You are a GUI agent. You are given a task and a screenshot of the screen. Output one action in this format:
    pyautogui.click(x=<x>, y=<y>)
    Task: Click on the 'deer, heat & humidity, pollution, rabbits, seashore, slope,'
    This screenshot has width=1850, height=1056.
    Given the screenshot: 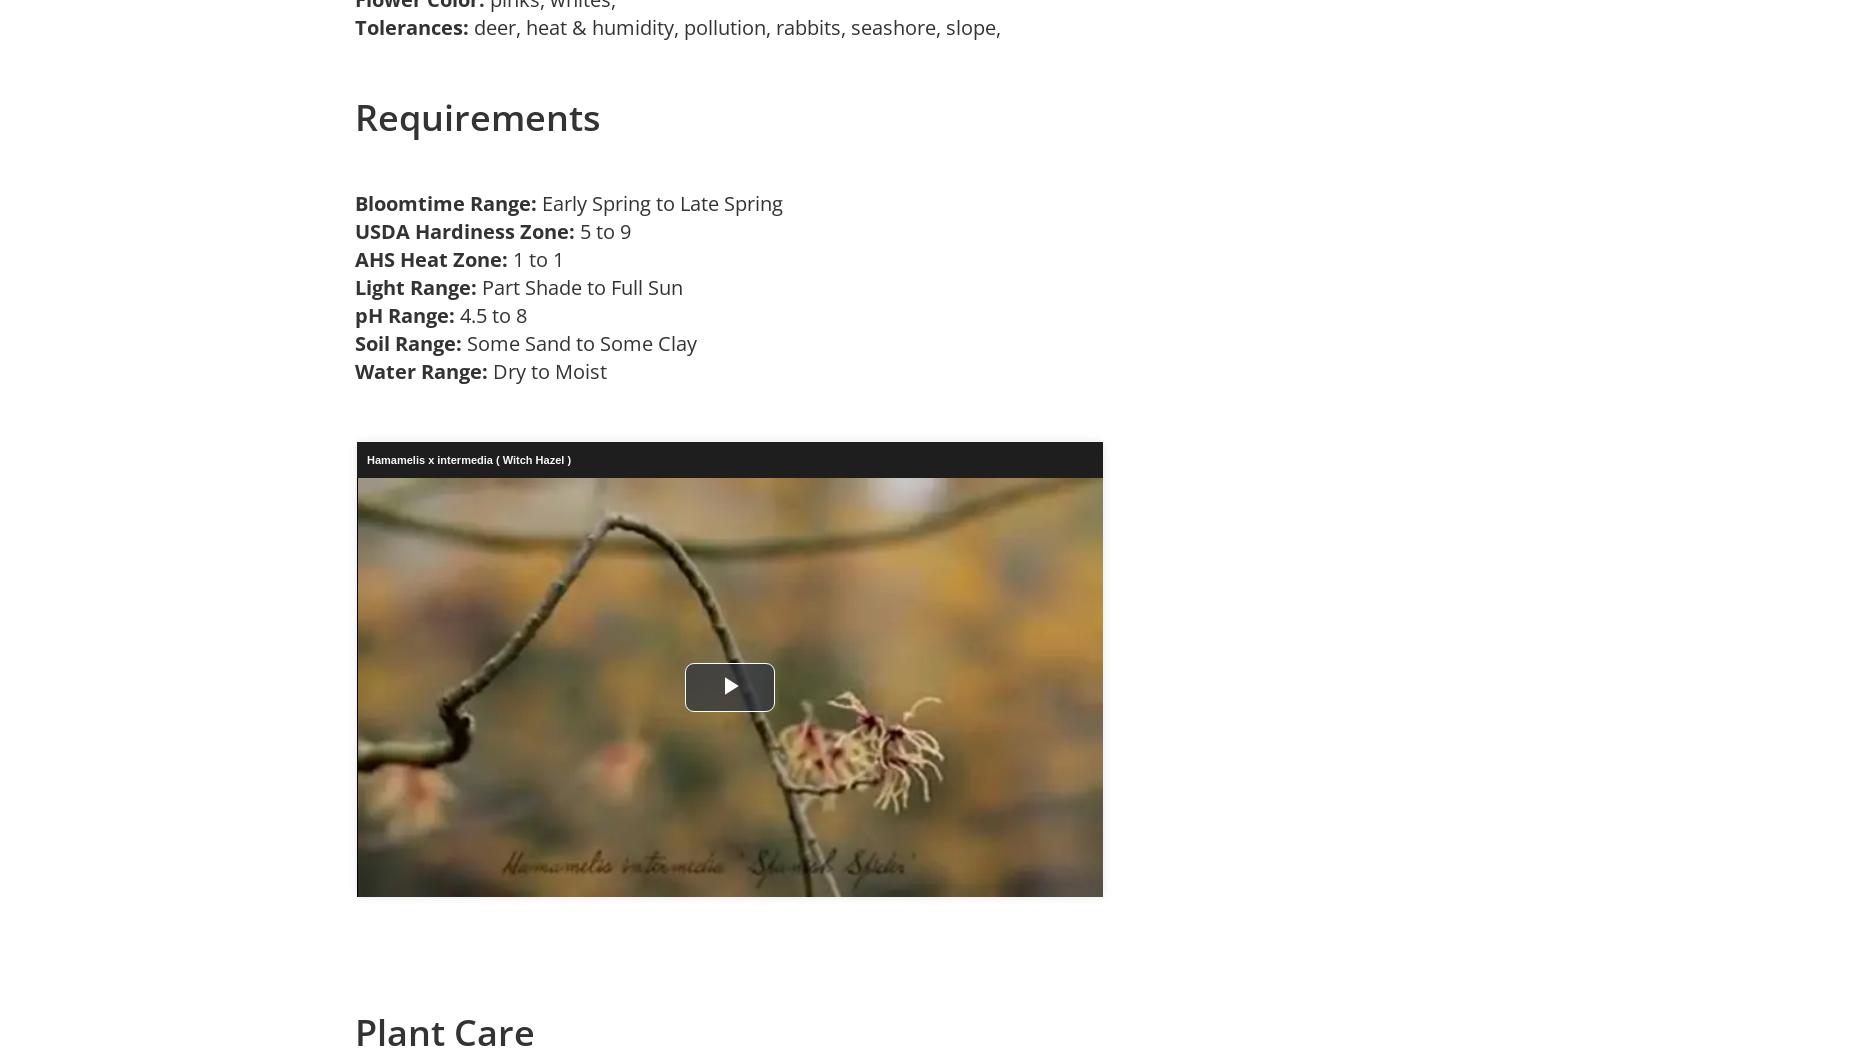 What is the action you would take?
    pyautogui.click(x=740, y=26)
    